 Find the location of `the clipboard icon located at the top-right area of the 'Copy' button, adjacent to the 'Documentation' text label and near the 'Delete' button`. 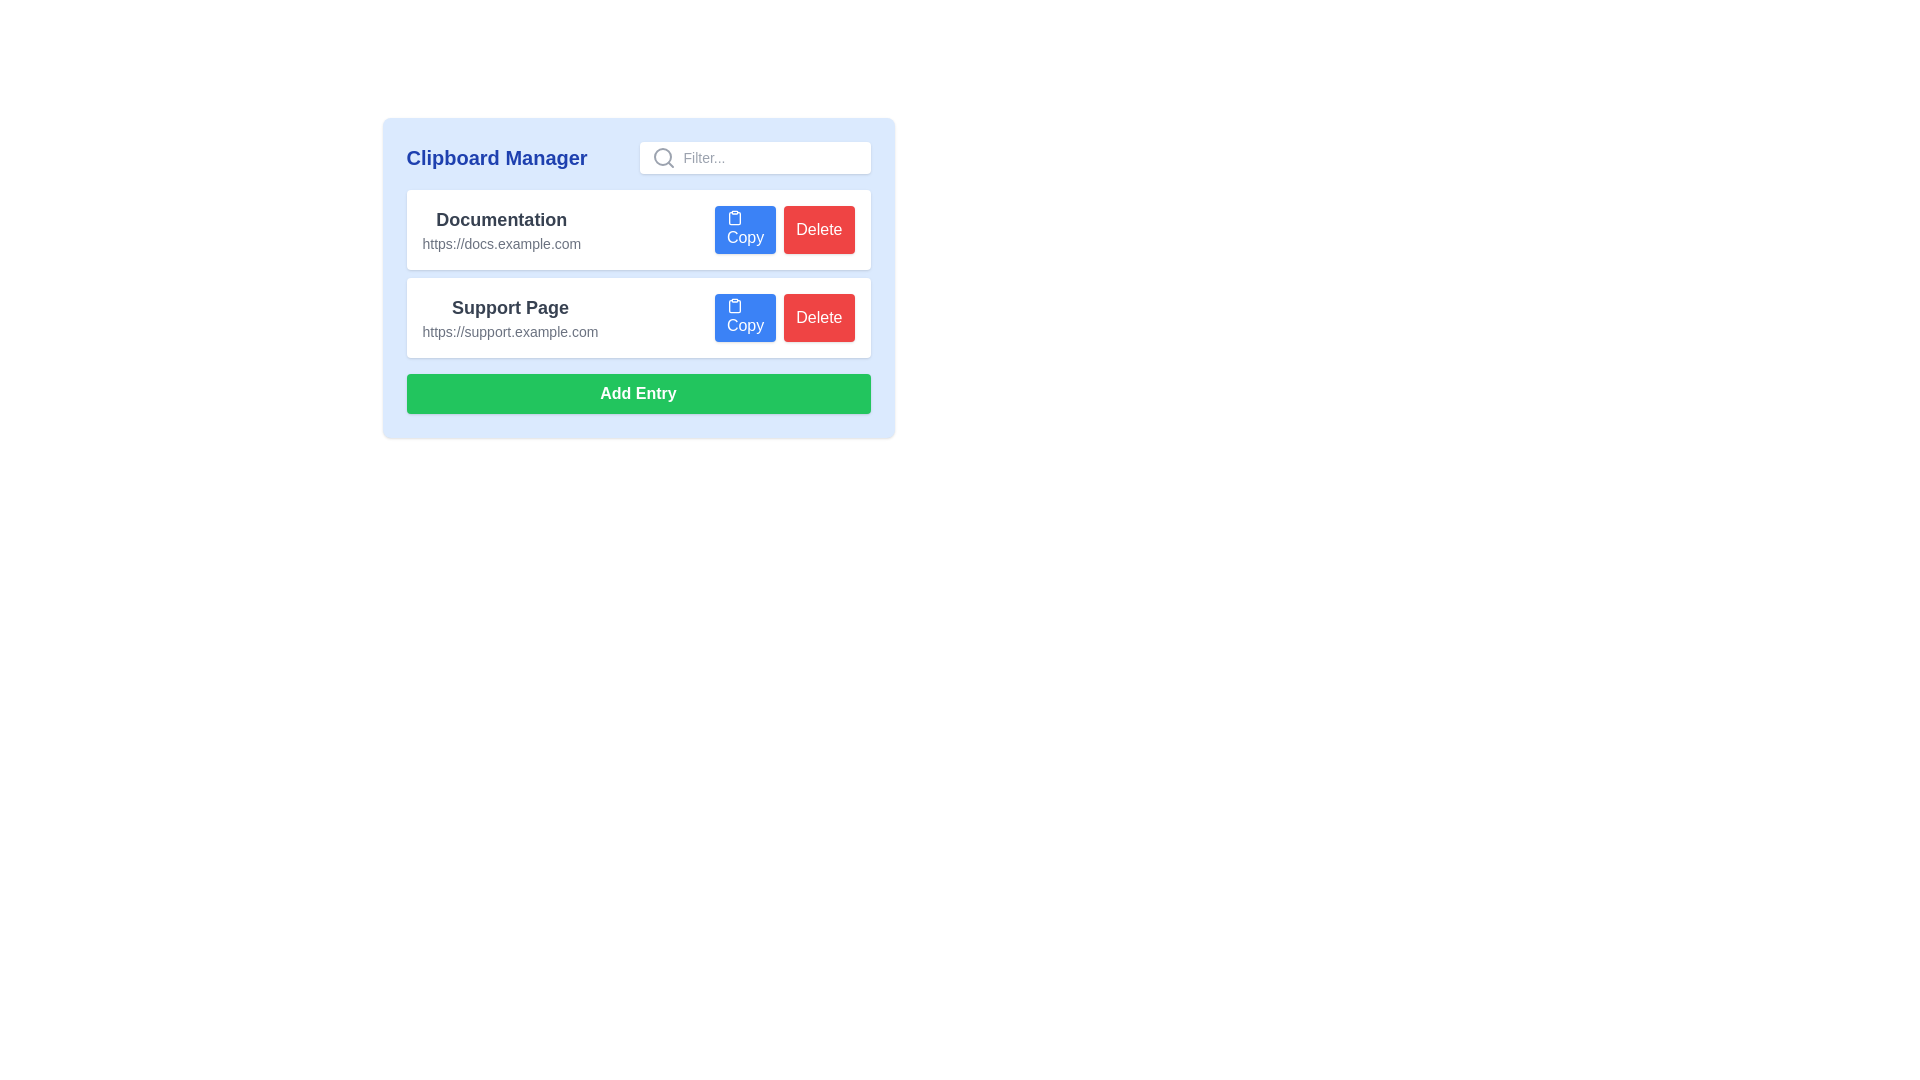

the clipboard icon located at the top-right area of the 'Copy' button, adjacent to the 'Documentation' text label and near the 'Delete' button is located at coordinates (733, 218).